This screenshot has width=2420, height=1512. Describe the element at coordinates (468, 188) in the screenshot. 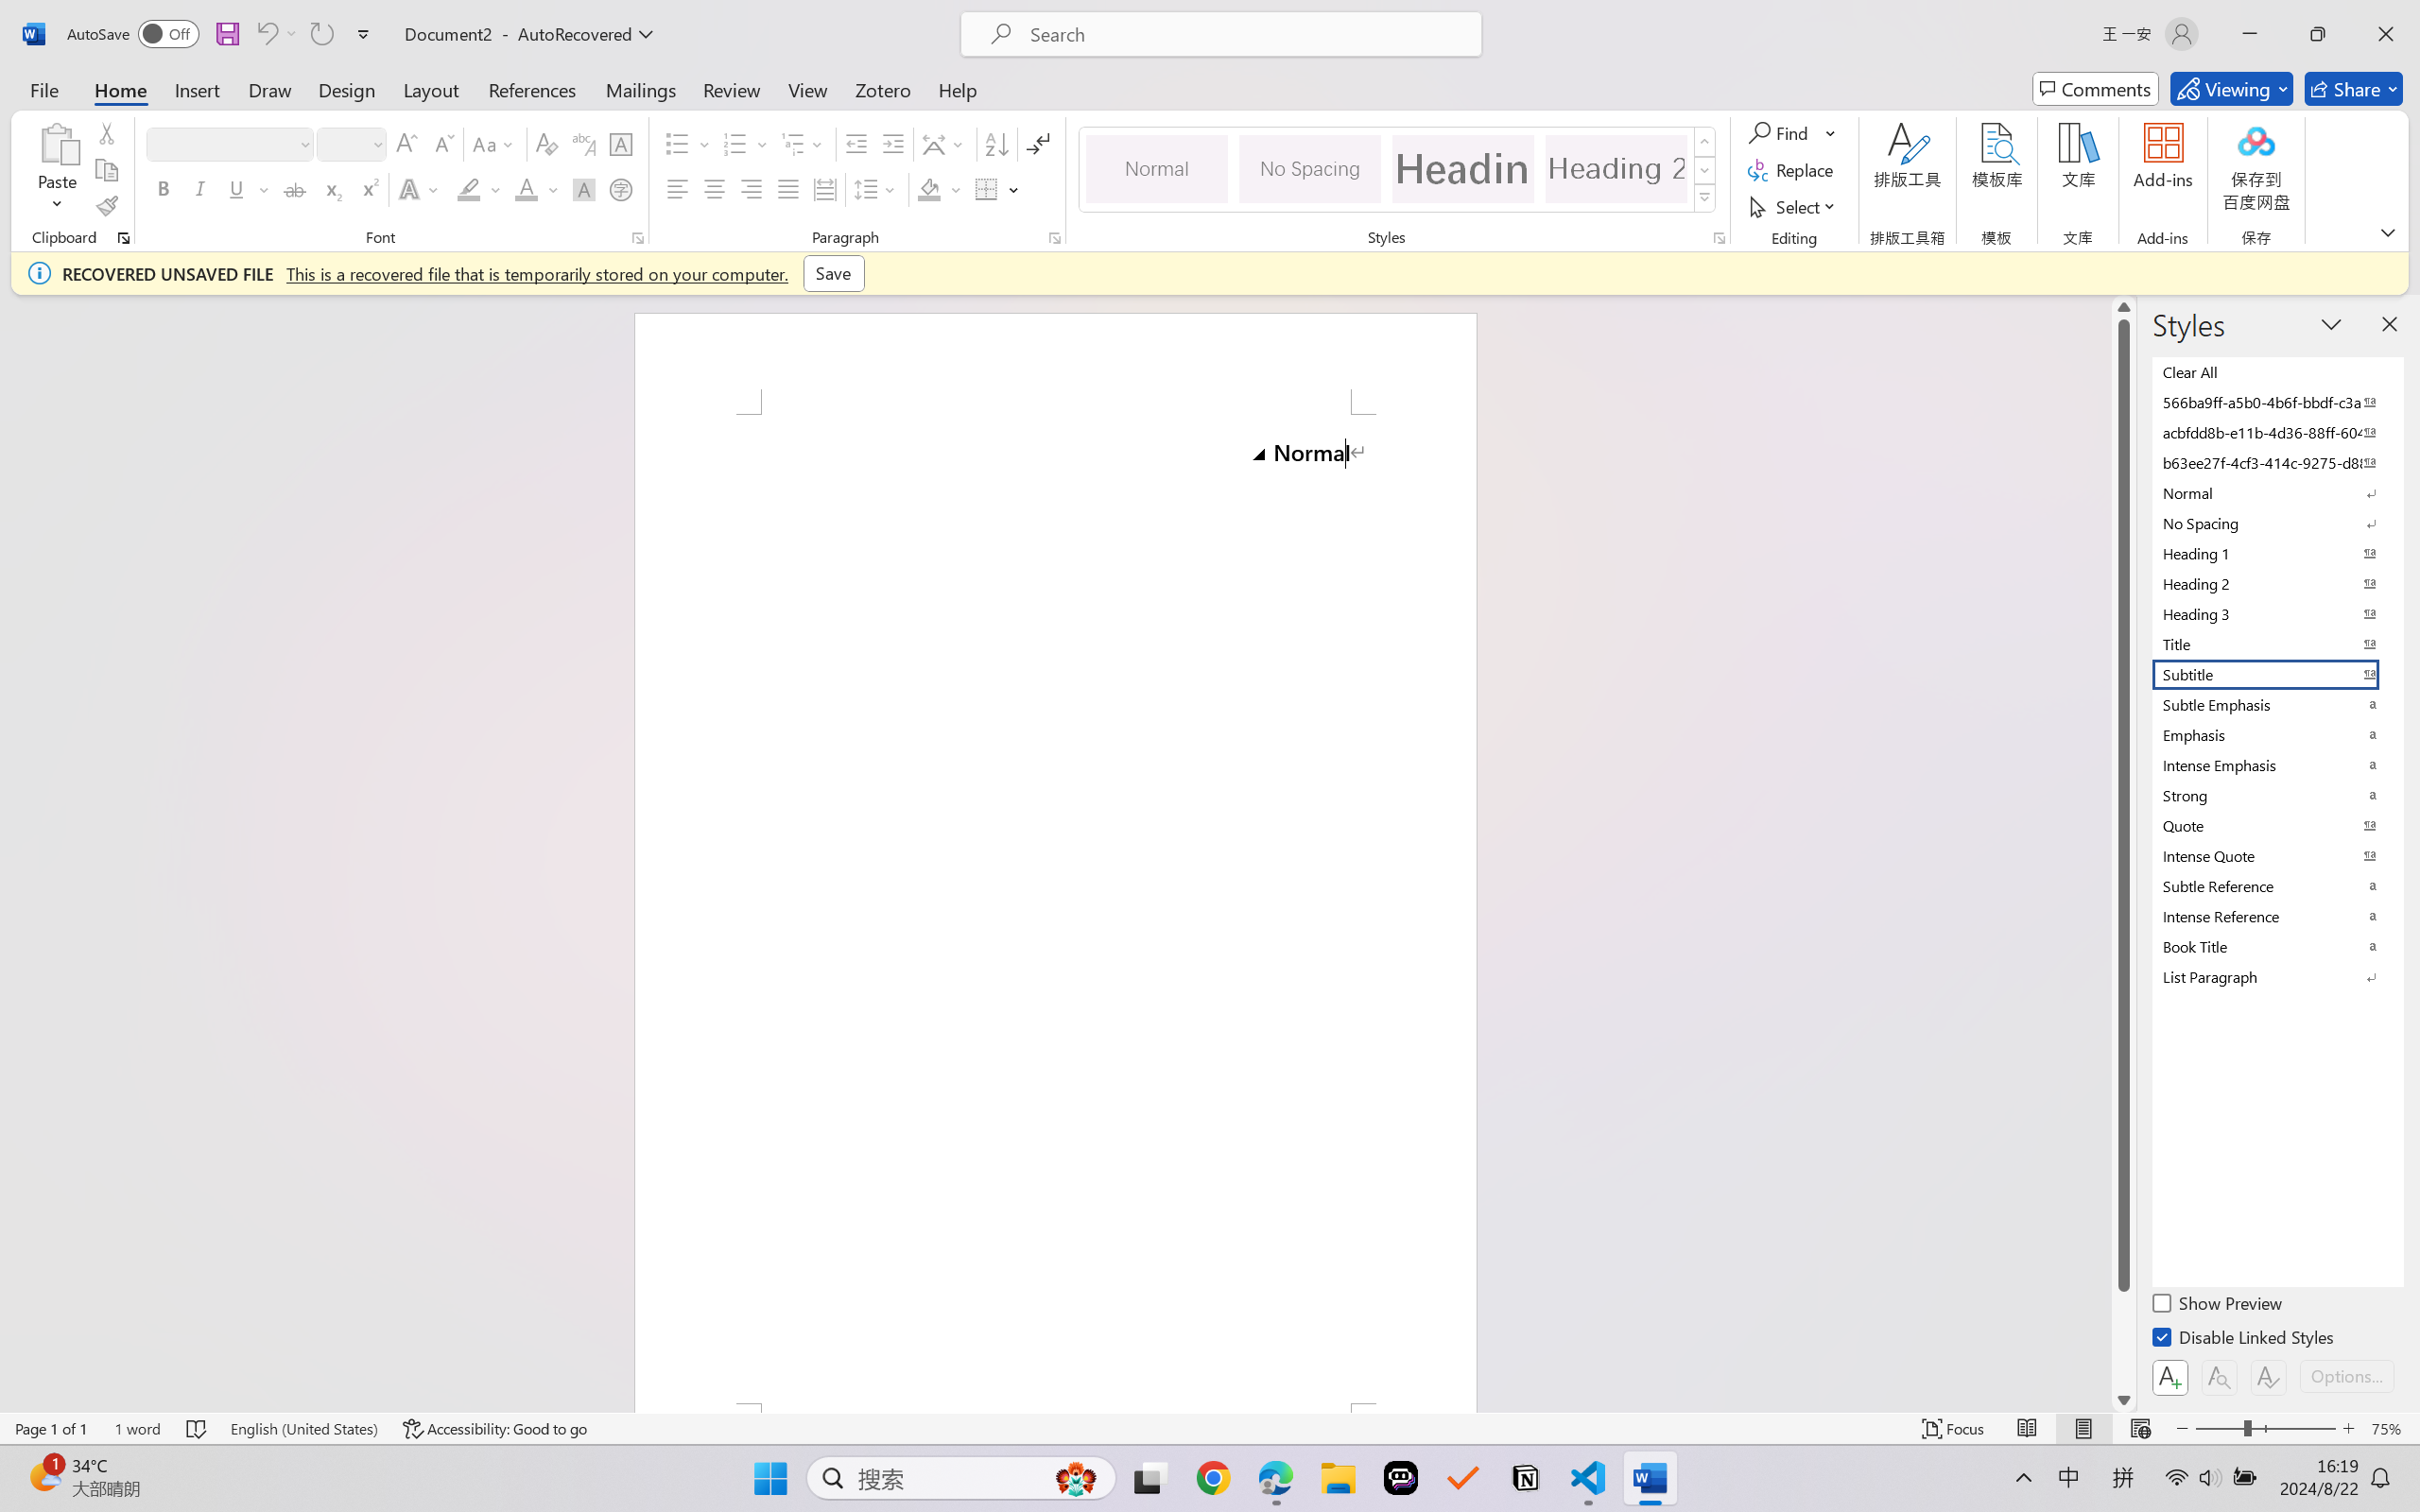

I see `'Text Highlight Color Yellow'` at that location.